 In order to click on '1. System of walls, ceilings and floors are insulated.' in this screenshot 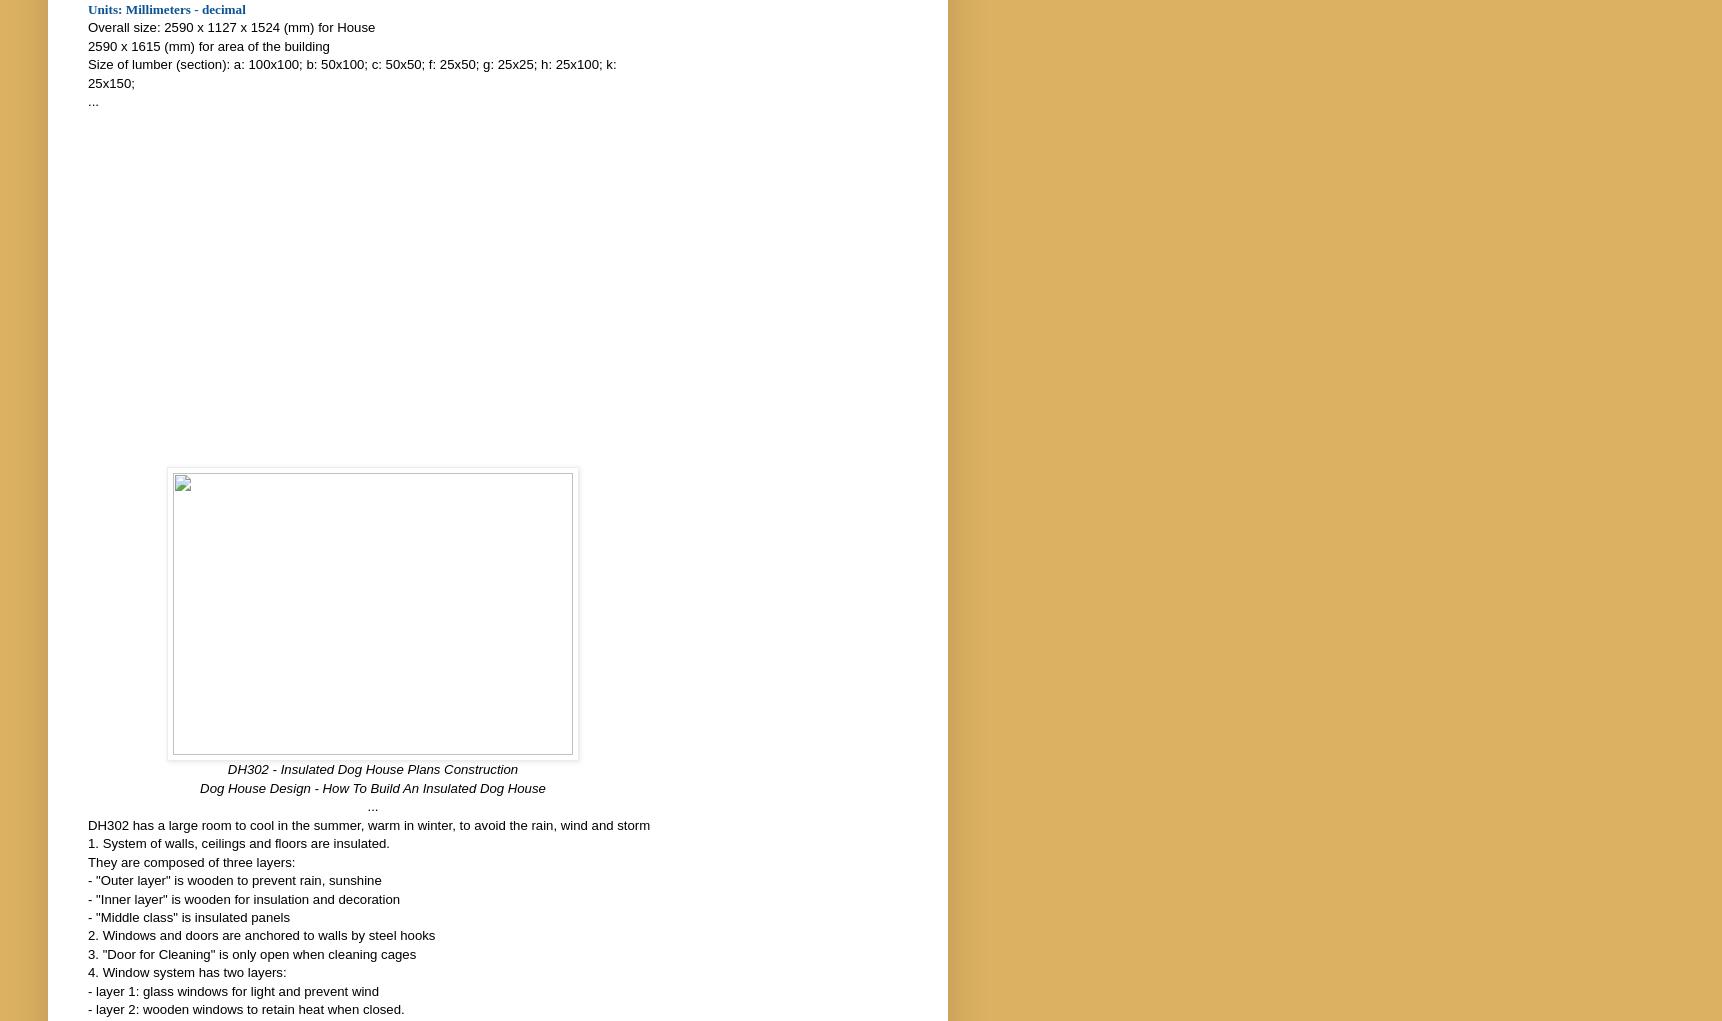, I will do `click(86, 843)`.